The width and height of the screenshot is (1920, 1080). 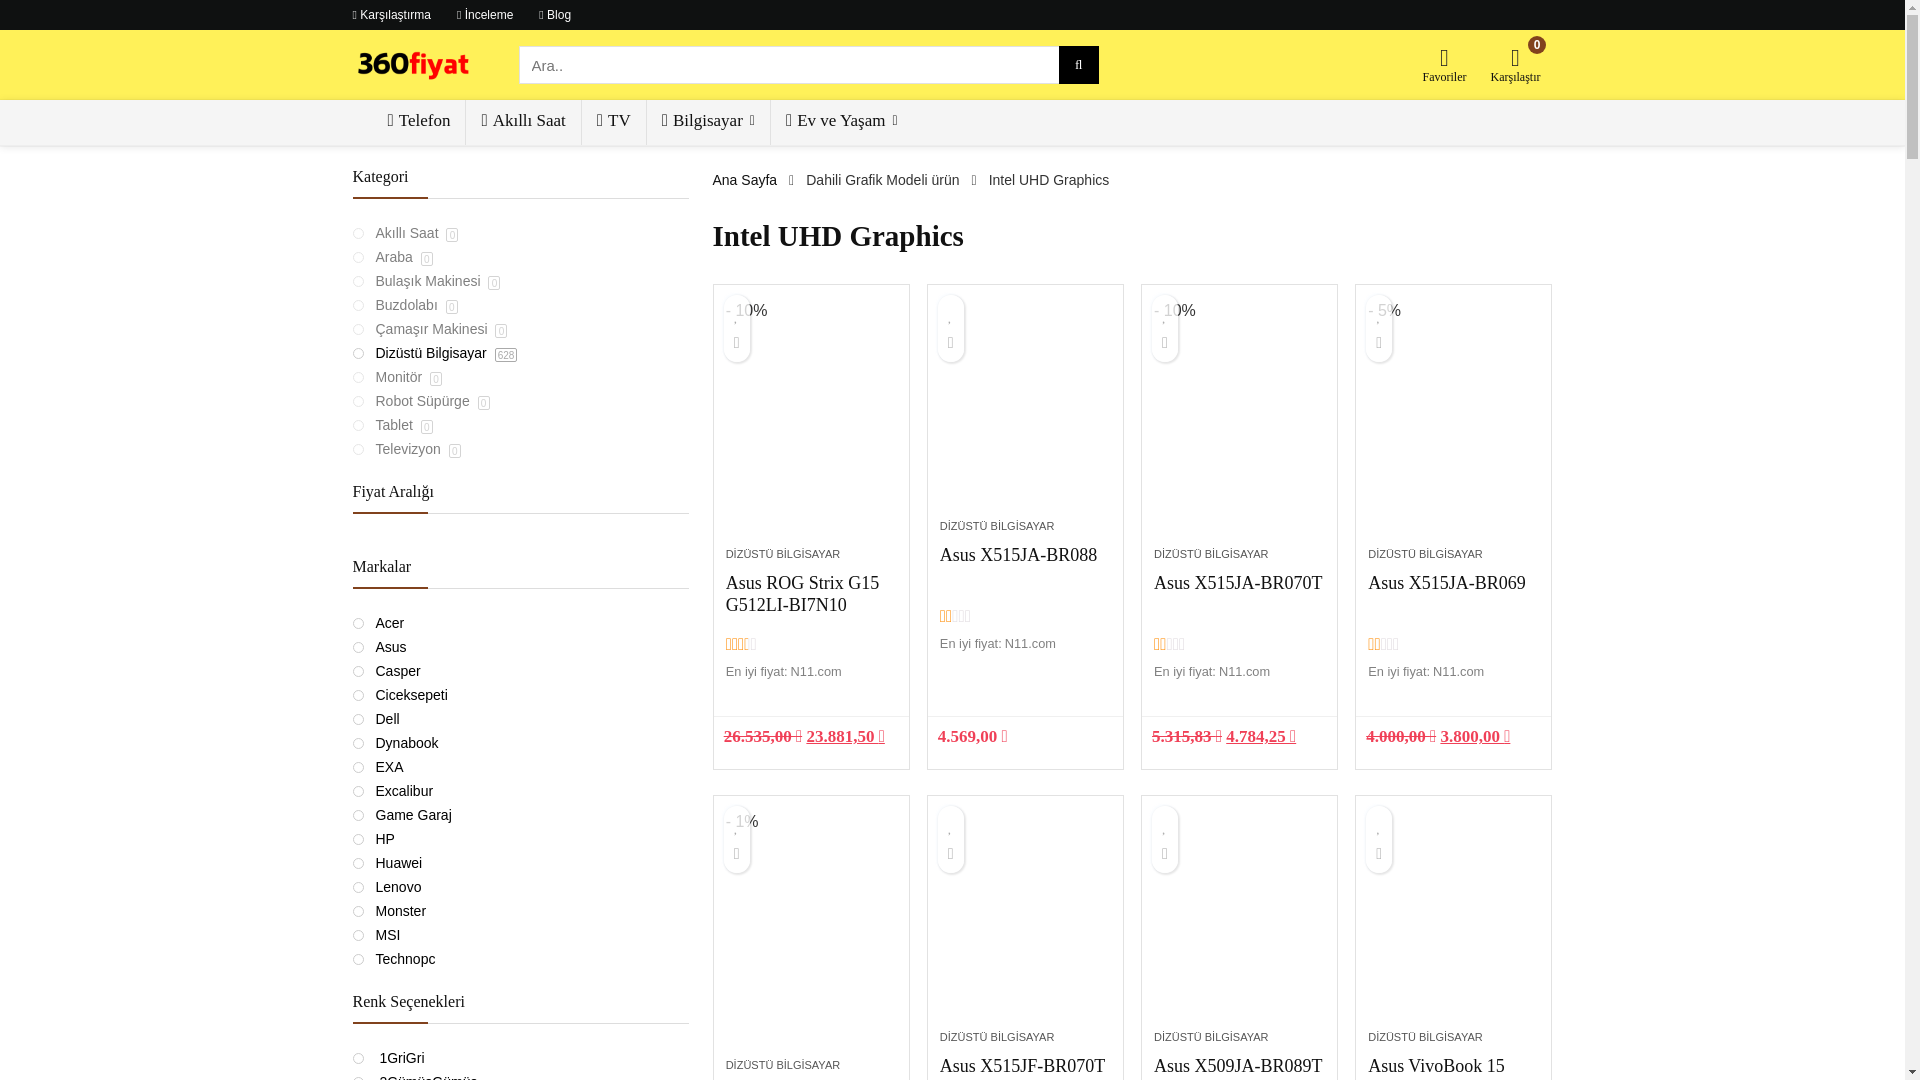 What do you see at coordinates (417, 122) in the screenshot?
I see `'Telefon'` at bounding box center [417, 122].